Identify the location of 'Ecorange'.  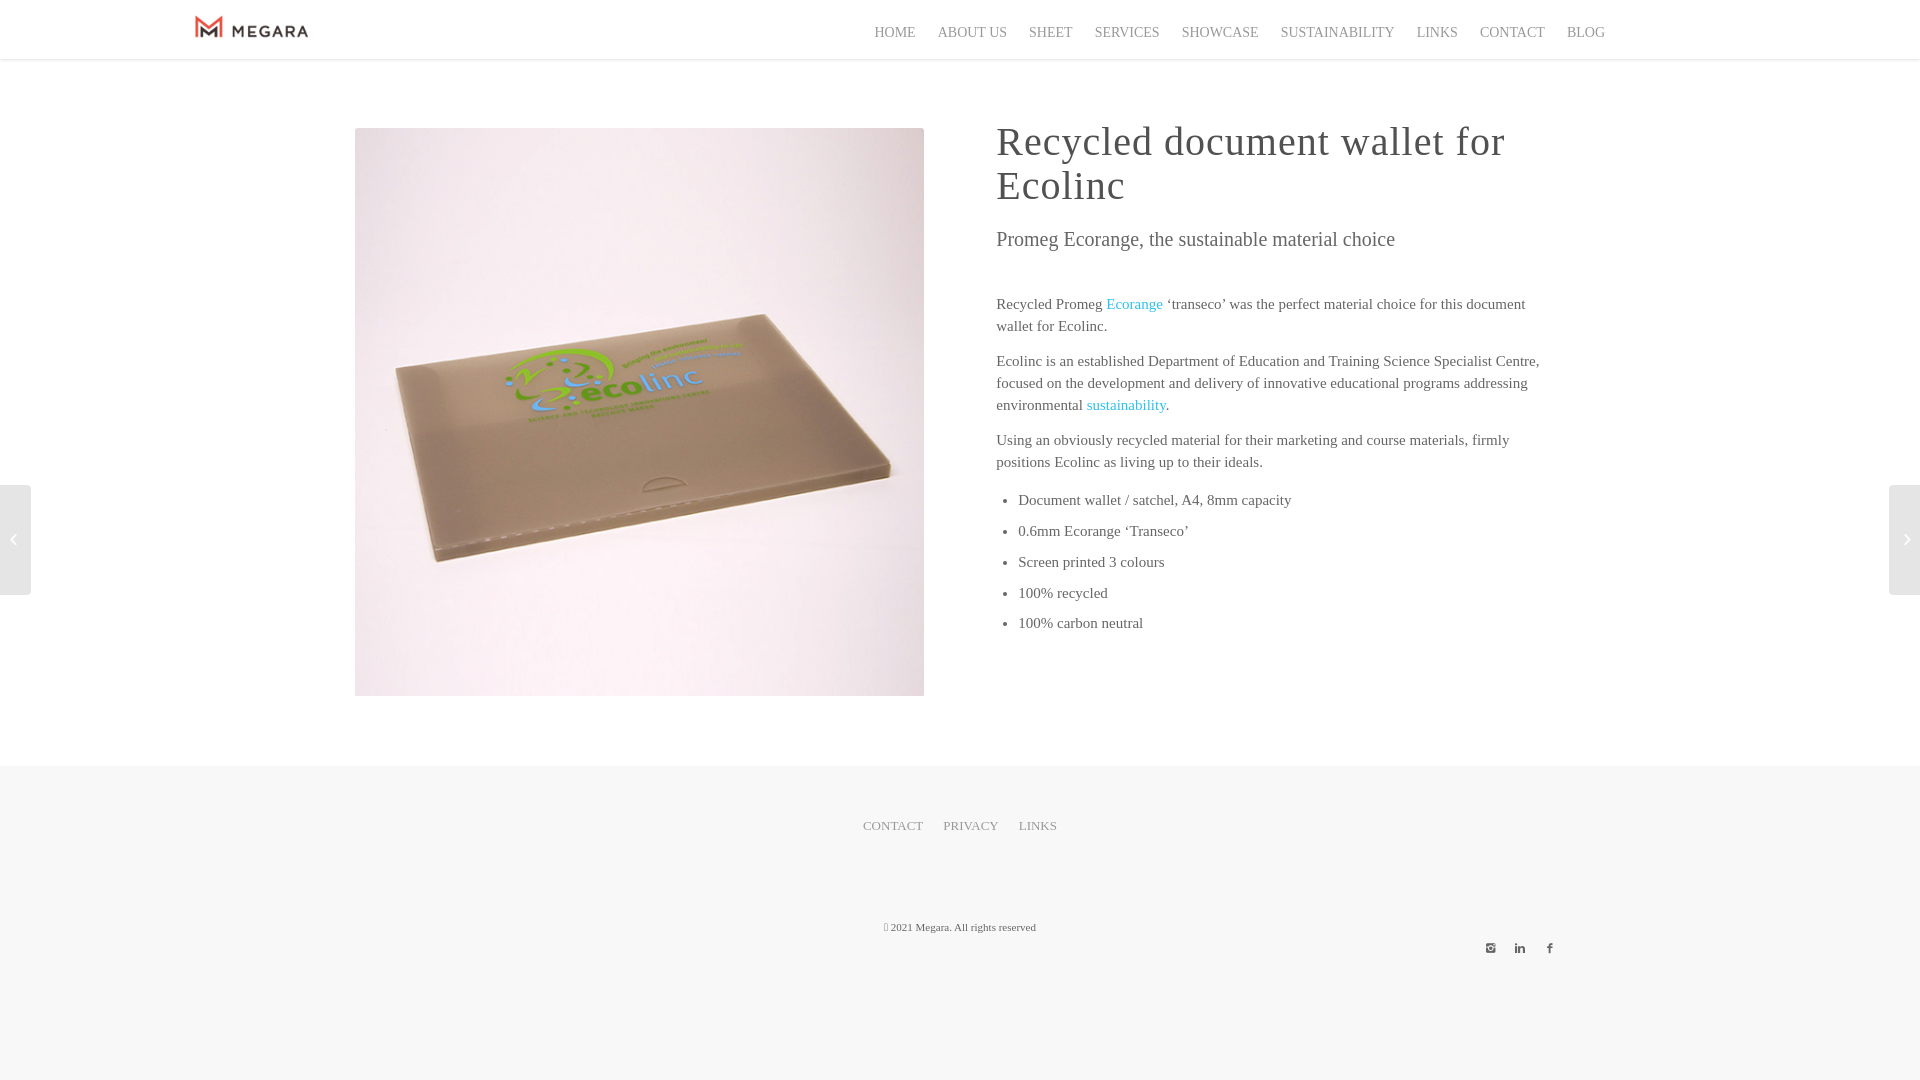
(1104, 304).